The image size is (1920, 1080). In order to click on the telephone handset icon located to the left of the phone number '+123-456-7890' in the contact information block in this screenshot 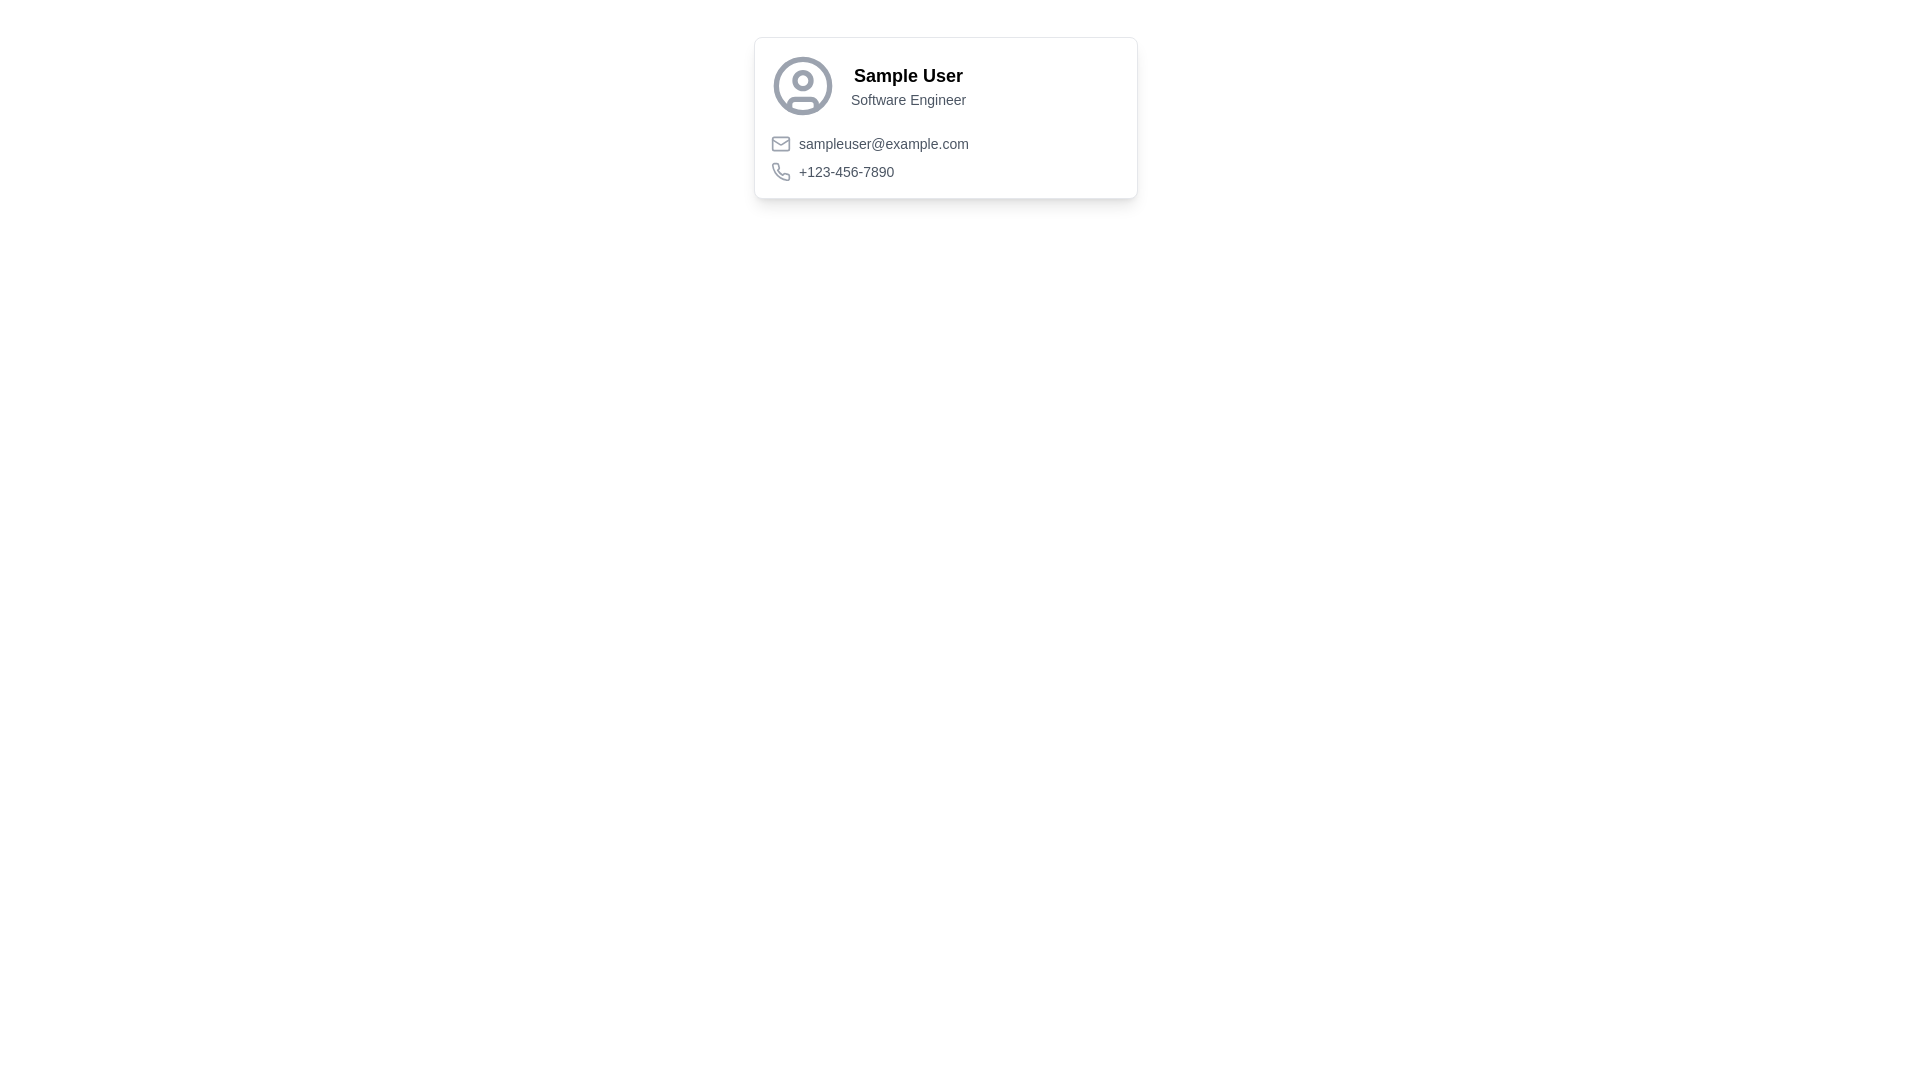, I will do `click(780, 170)`.